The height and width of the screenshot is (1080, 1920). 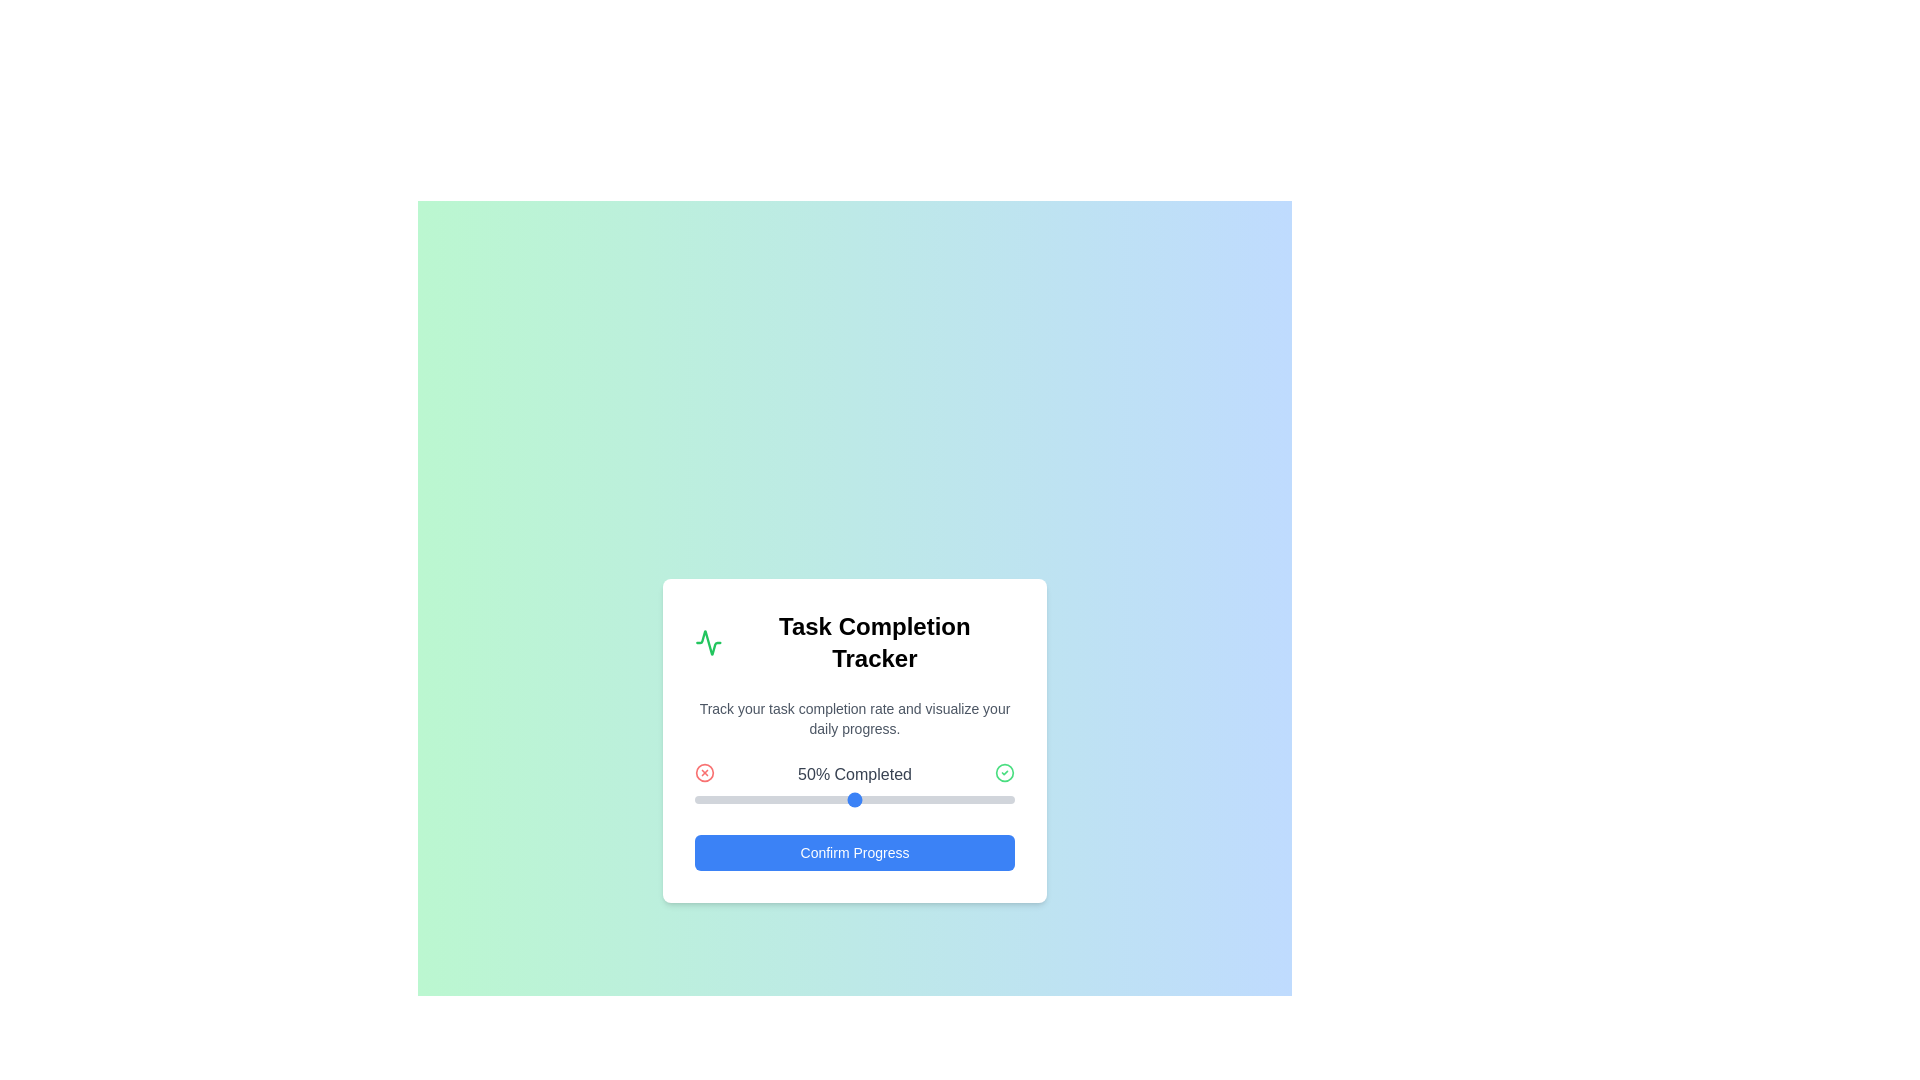 What do you see at coordinates (701, 798) in the screenshot?
I see `the progress slider to 2%` at bounding box center [701, 798].